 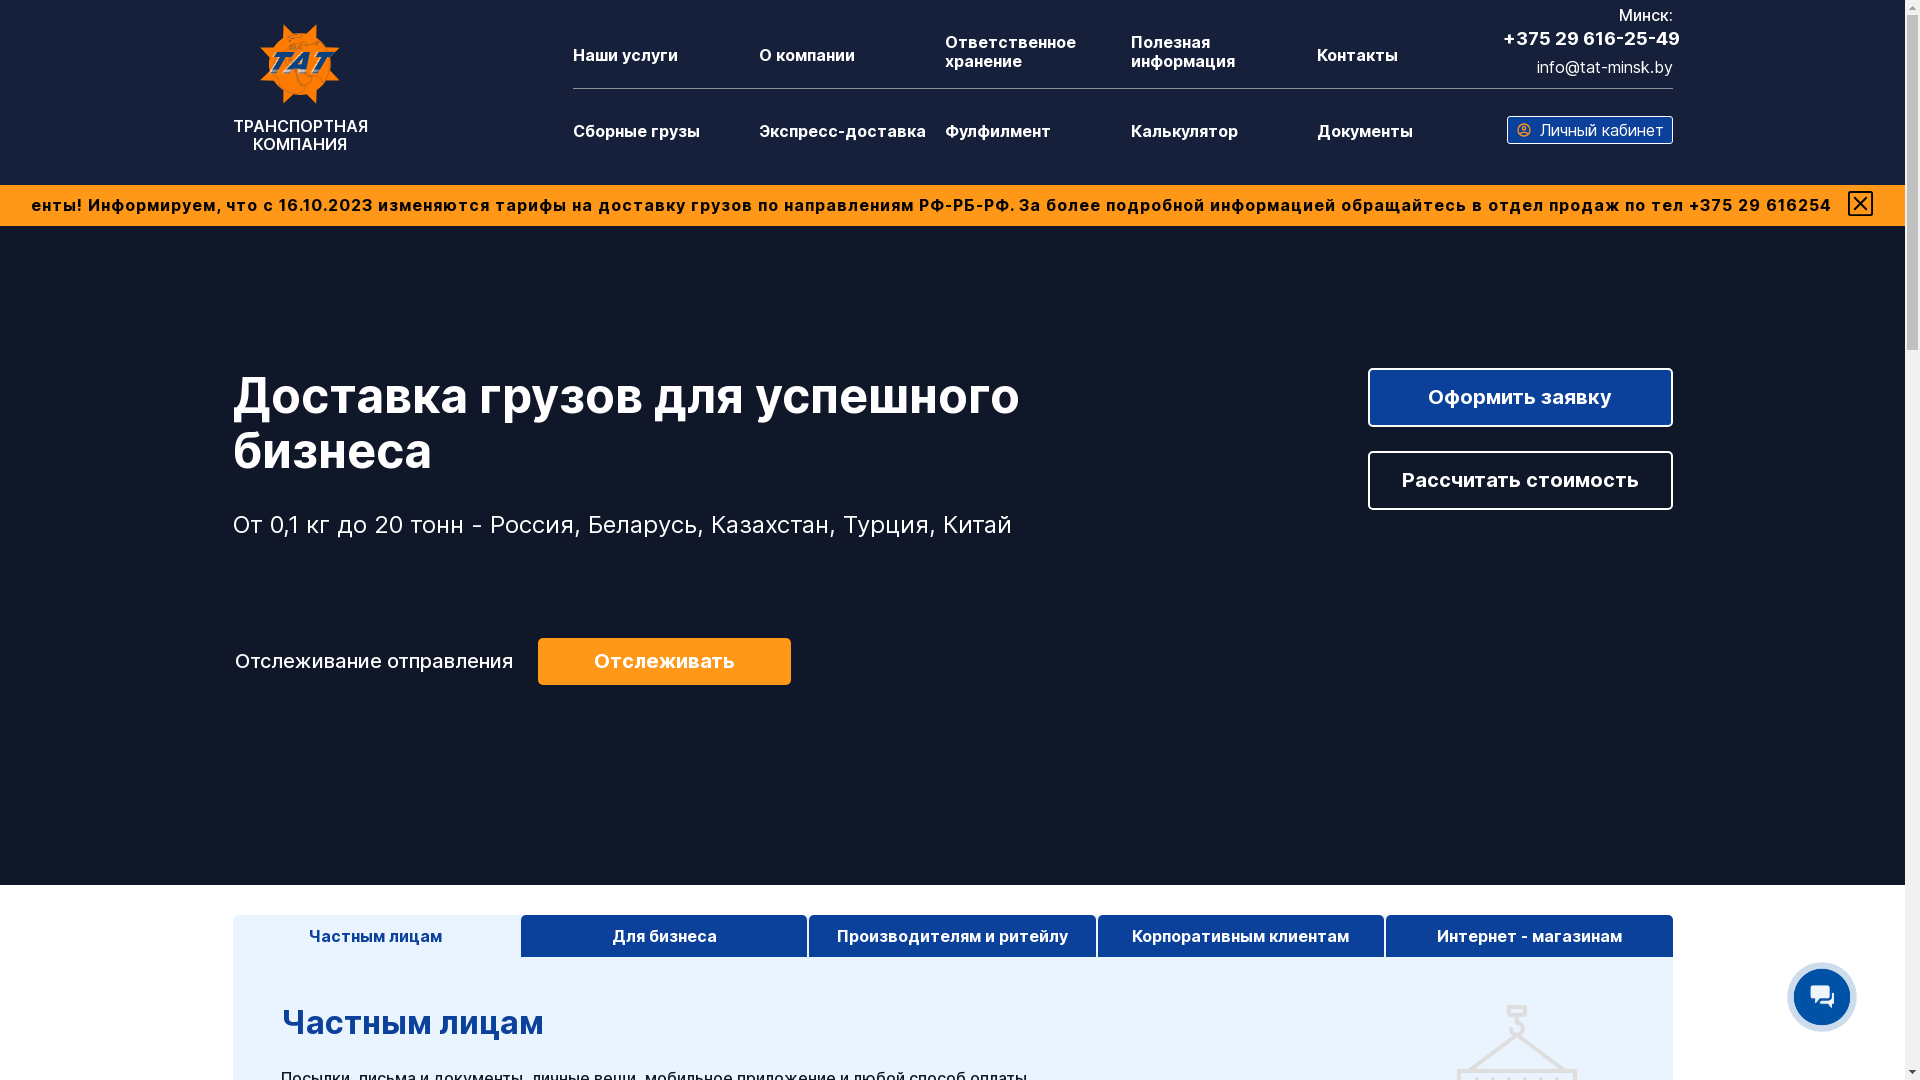 I want to click on '+375 29 616-25-49', so click(x=1589, y=38).